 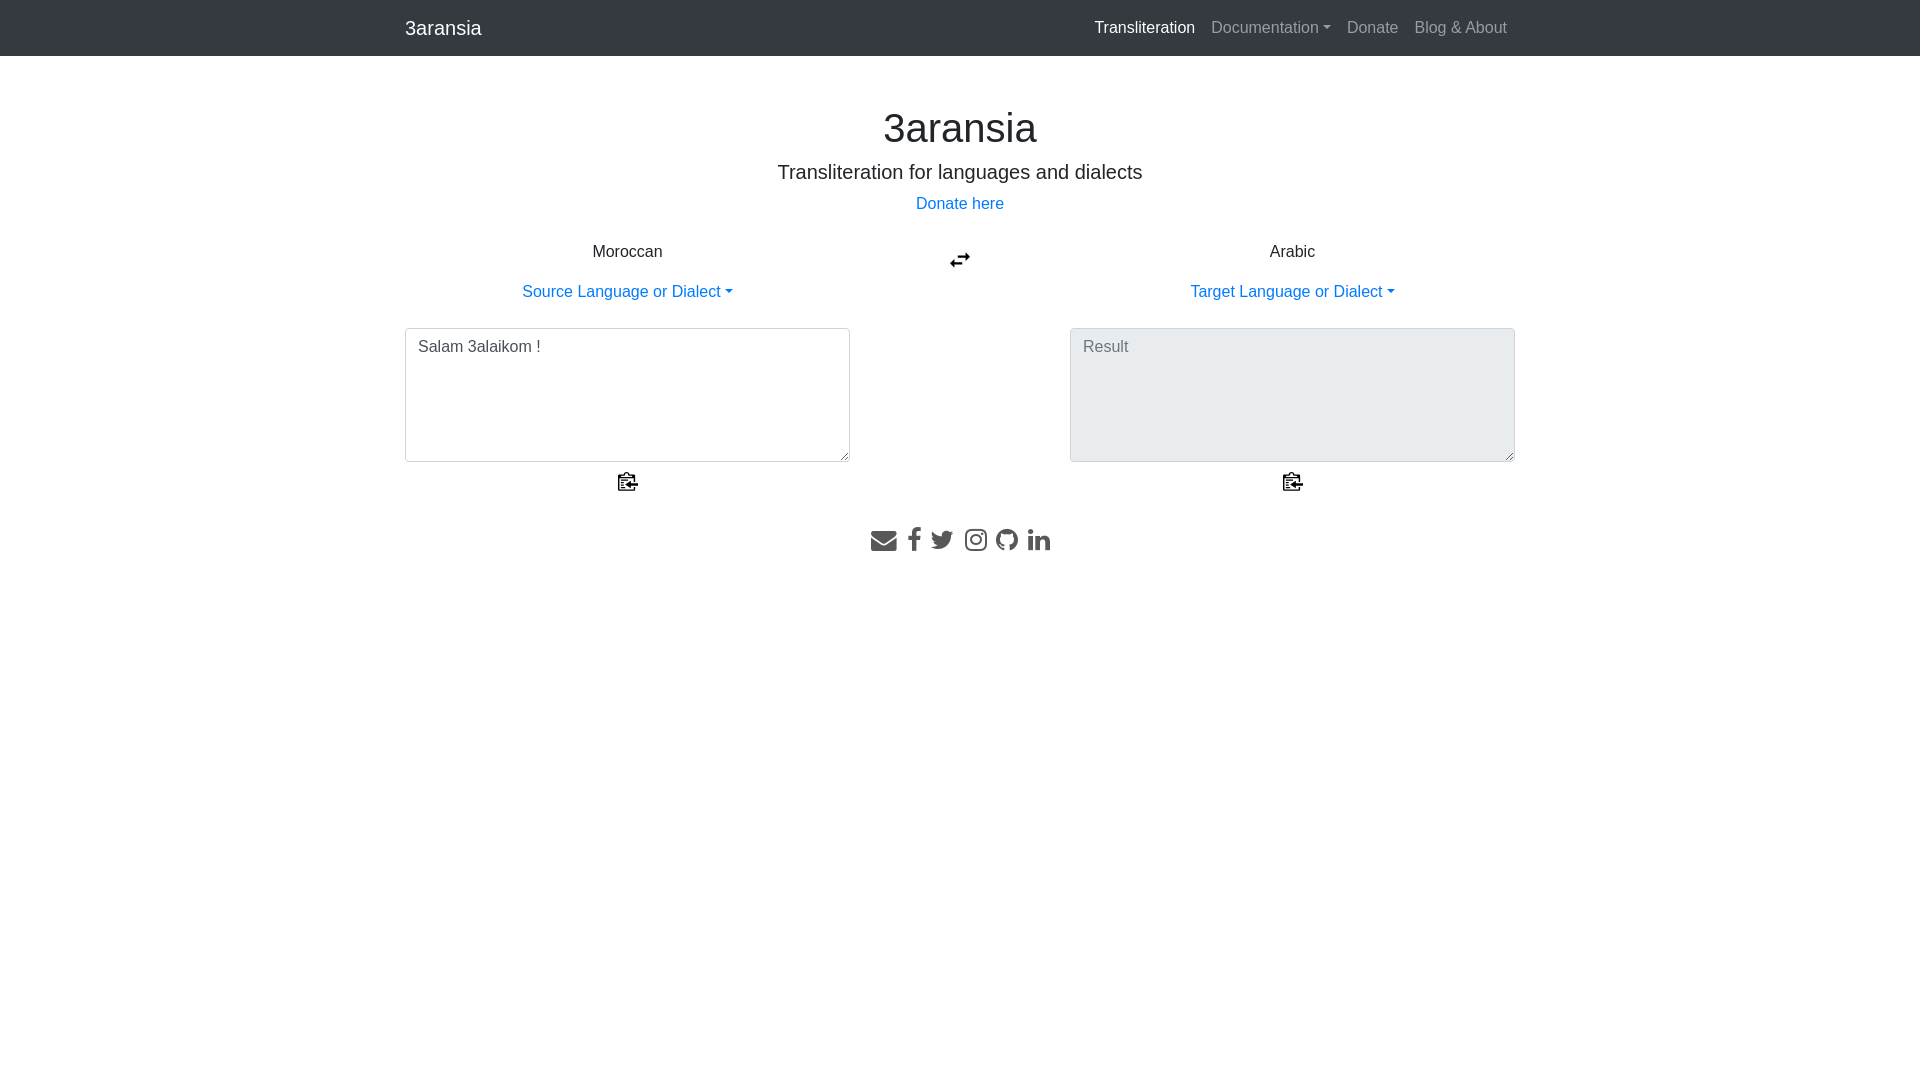 What do you see at coordinates (403, 27) in the screenshot?
I see `'3aransia'` at bounding box center [403, 27].